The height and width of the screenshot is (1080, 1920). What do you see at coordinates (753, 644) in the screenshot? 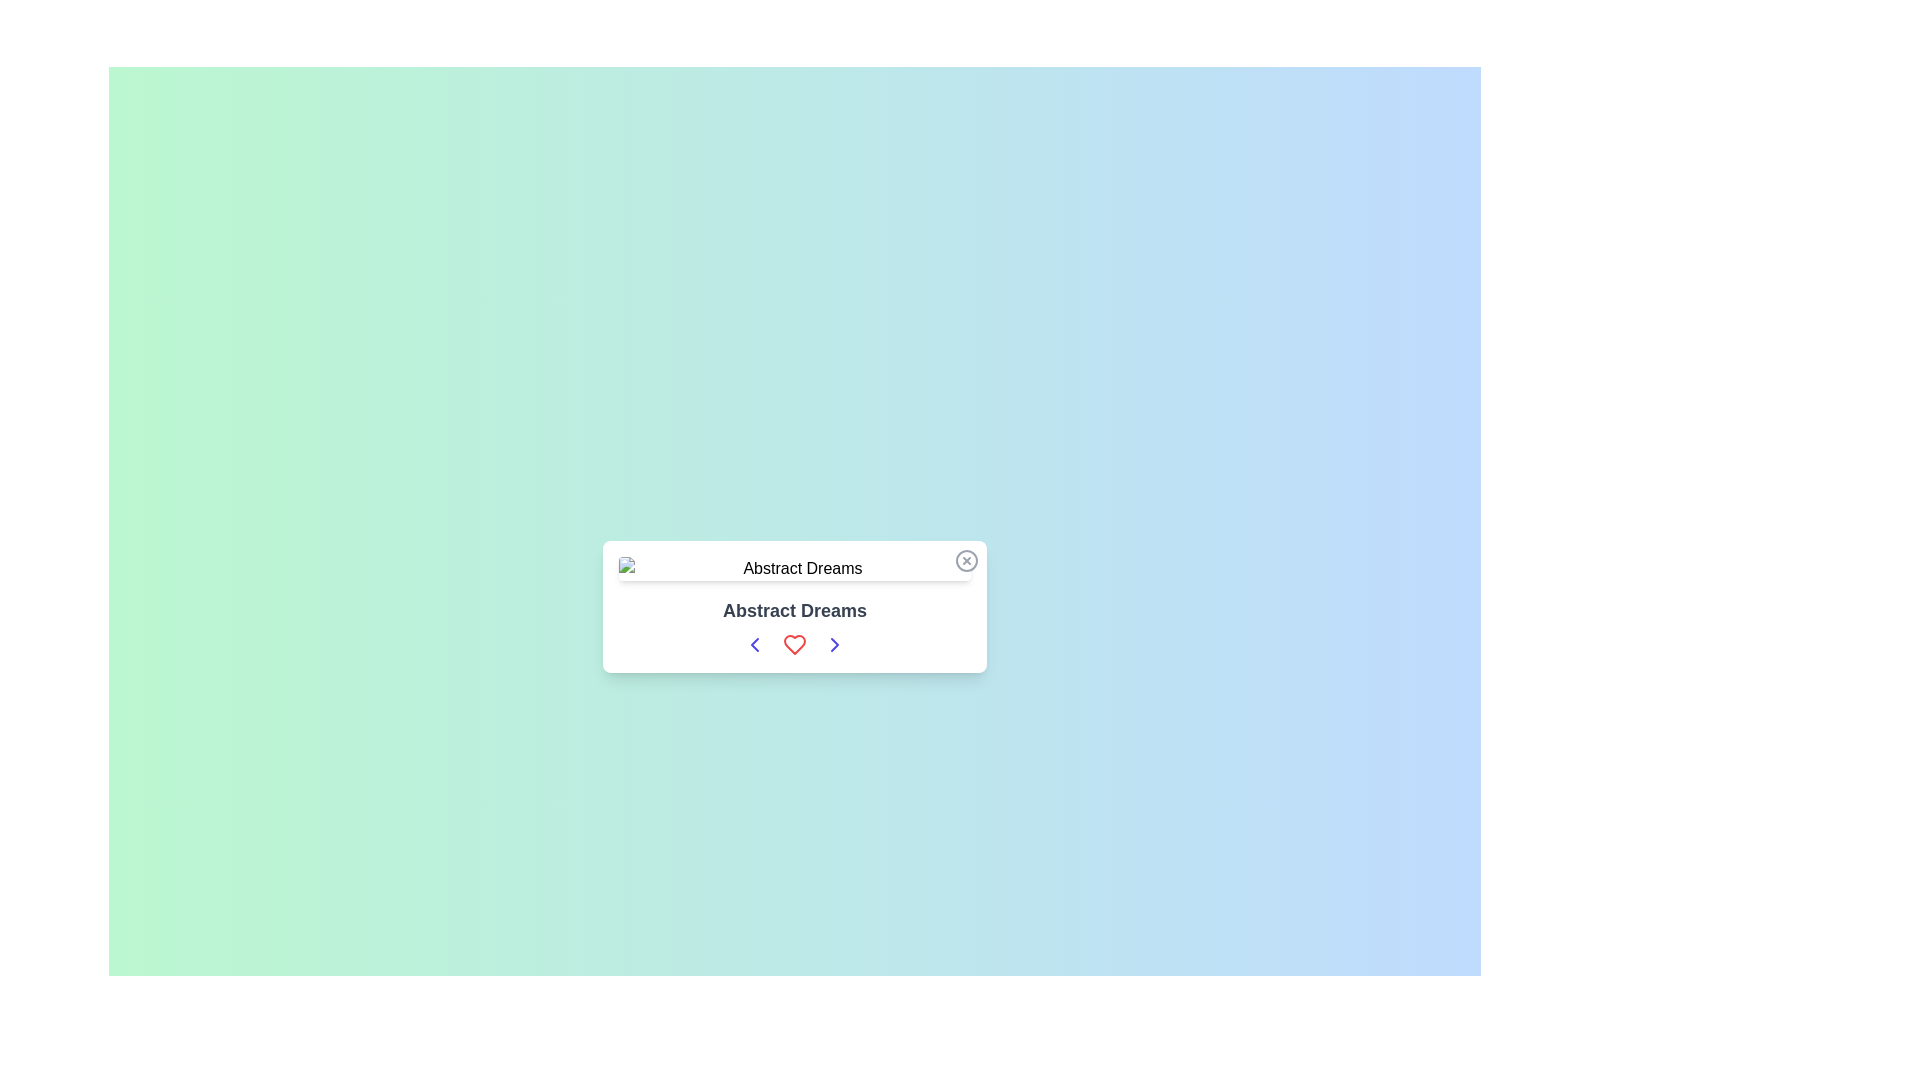
I see `the left arrow button styled in blue, which is the leftmost button in the horizontal group below the 'Abstract Dreams' text` at bounding box center [753, 644].